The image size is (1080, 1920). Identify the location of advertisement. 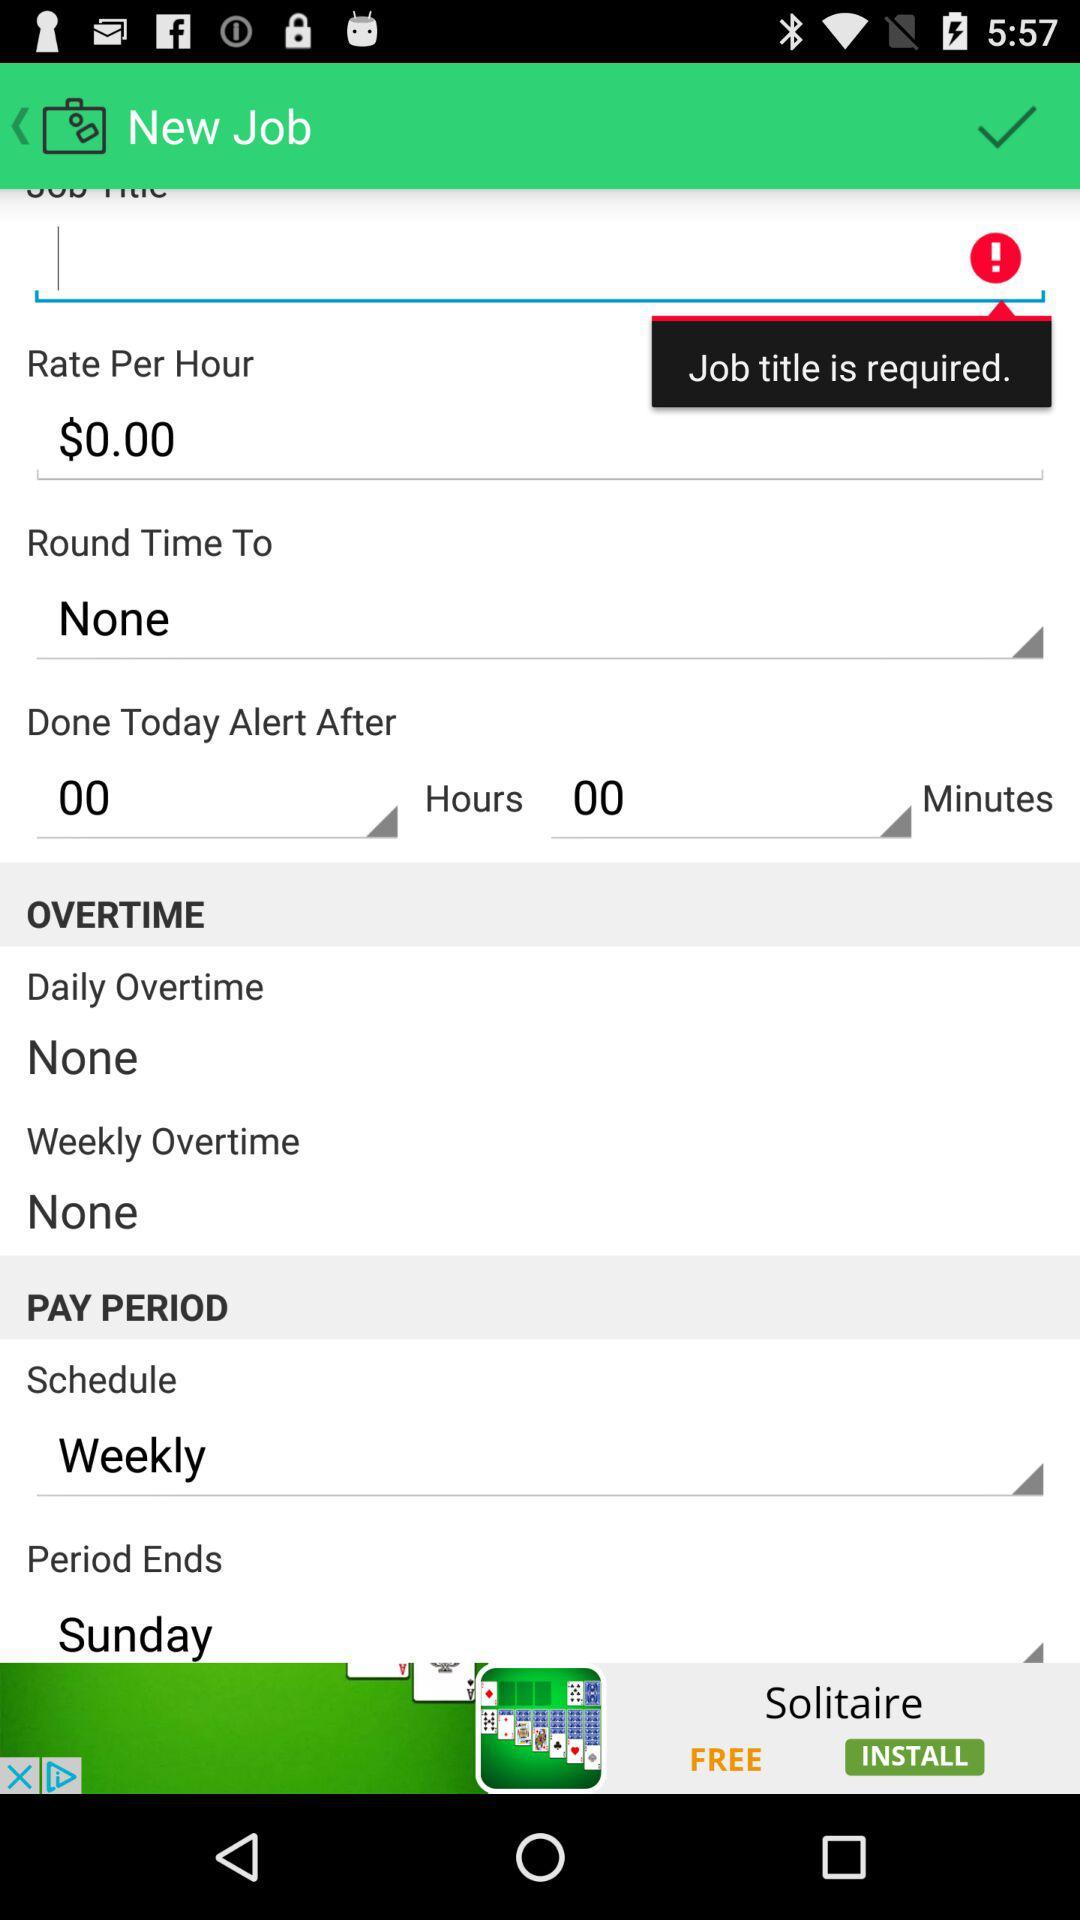
(540, 1727).